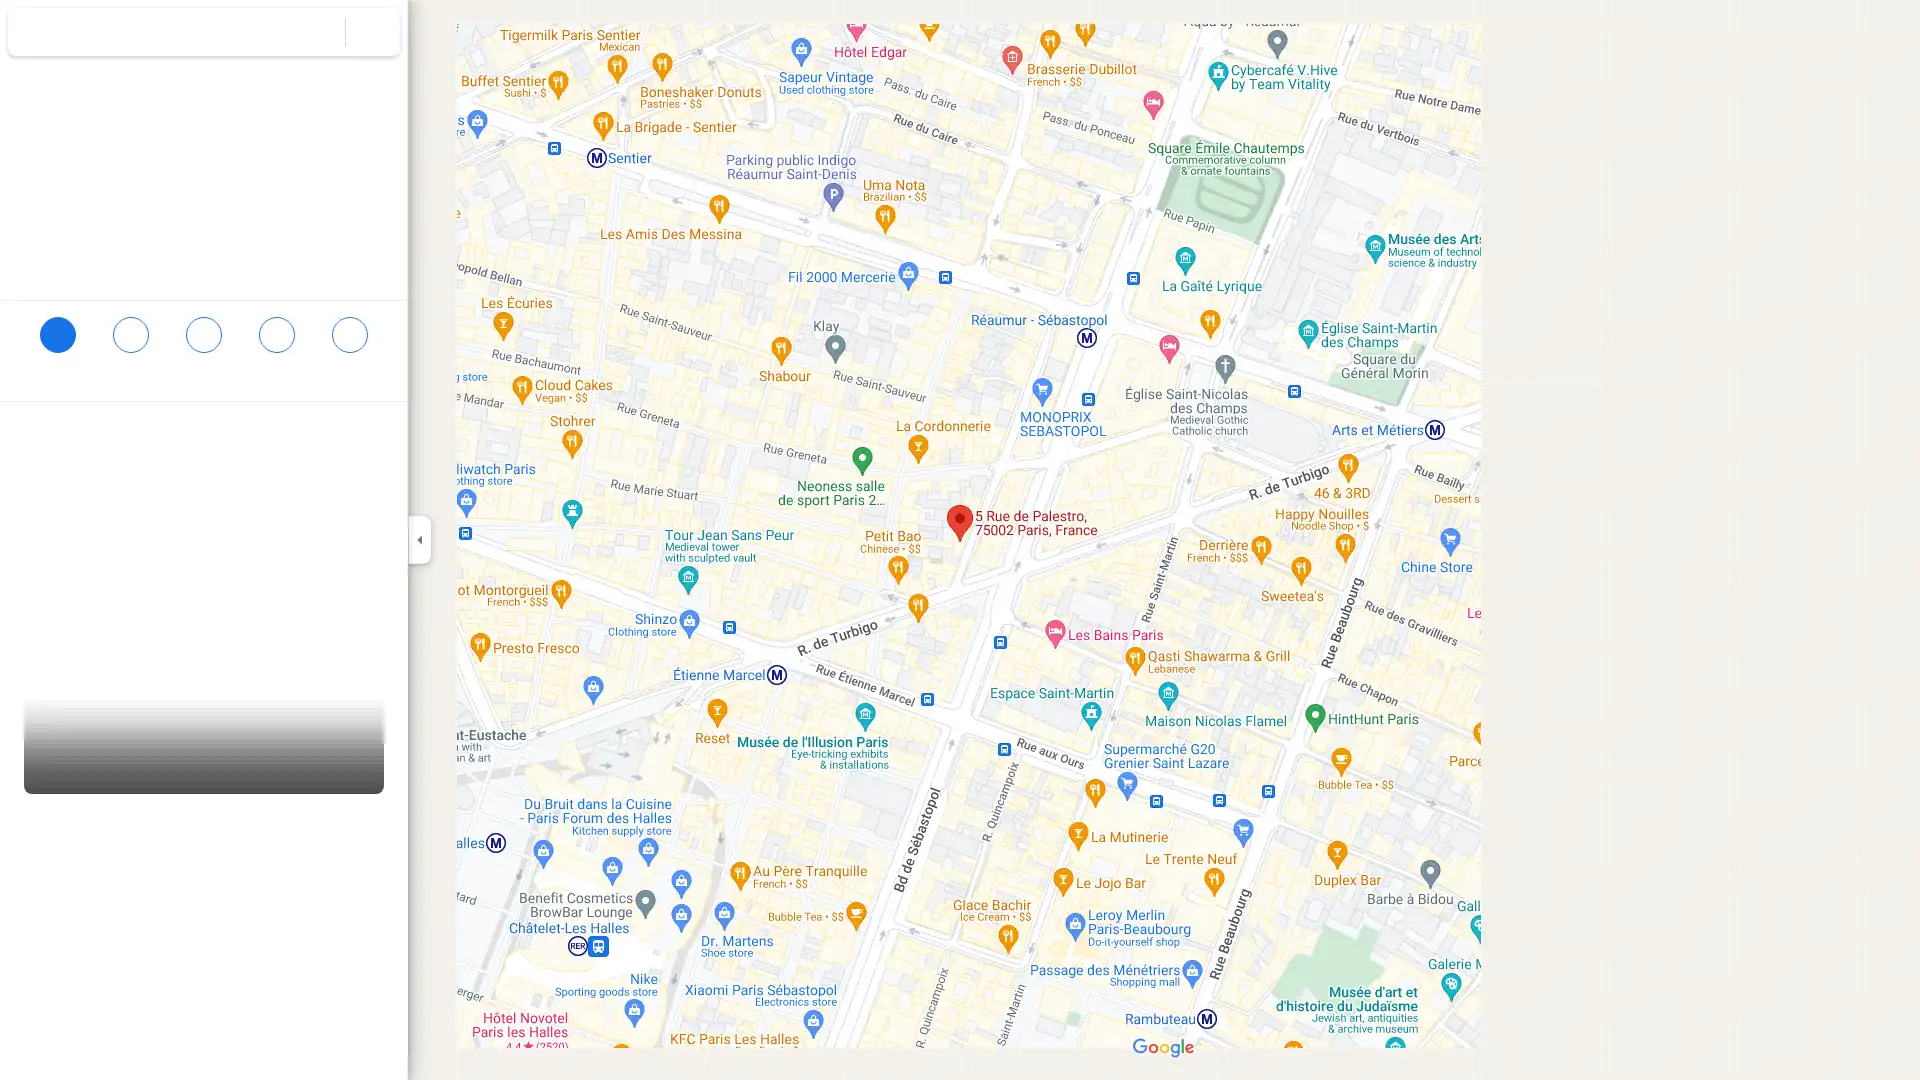  I want to click on Copy address, so click(370, 437).